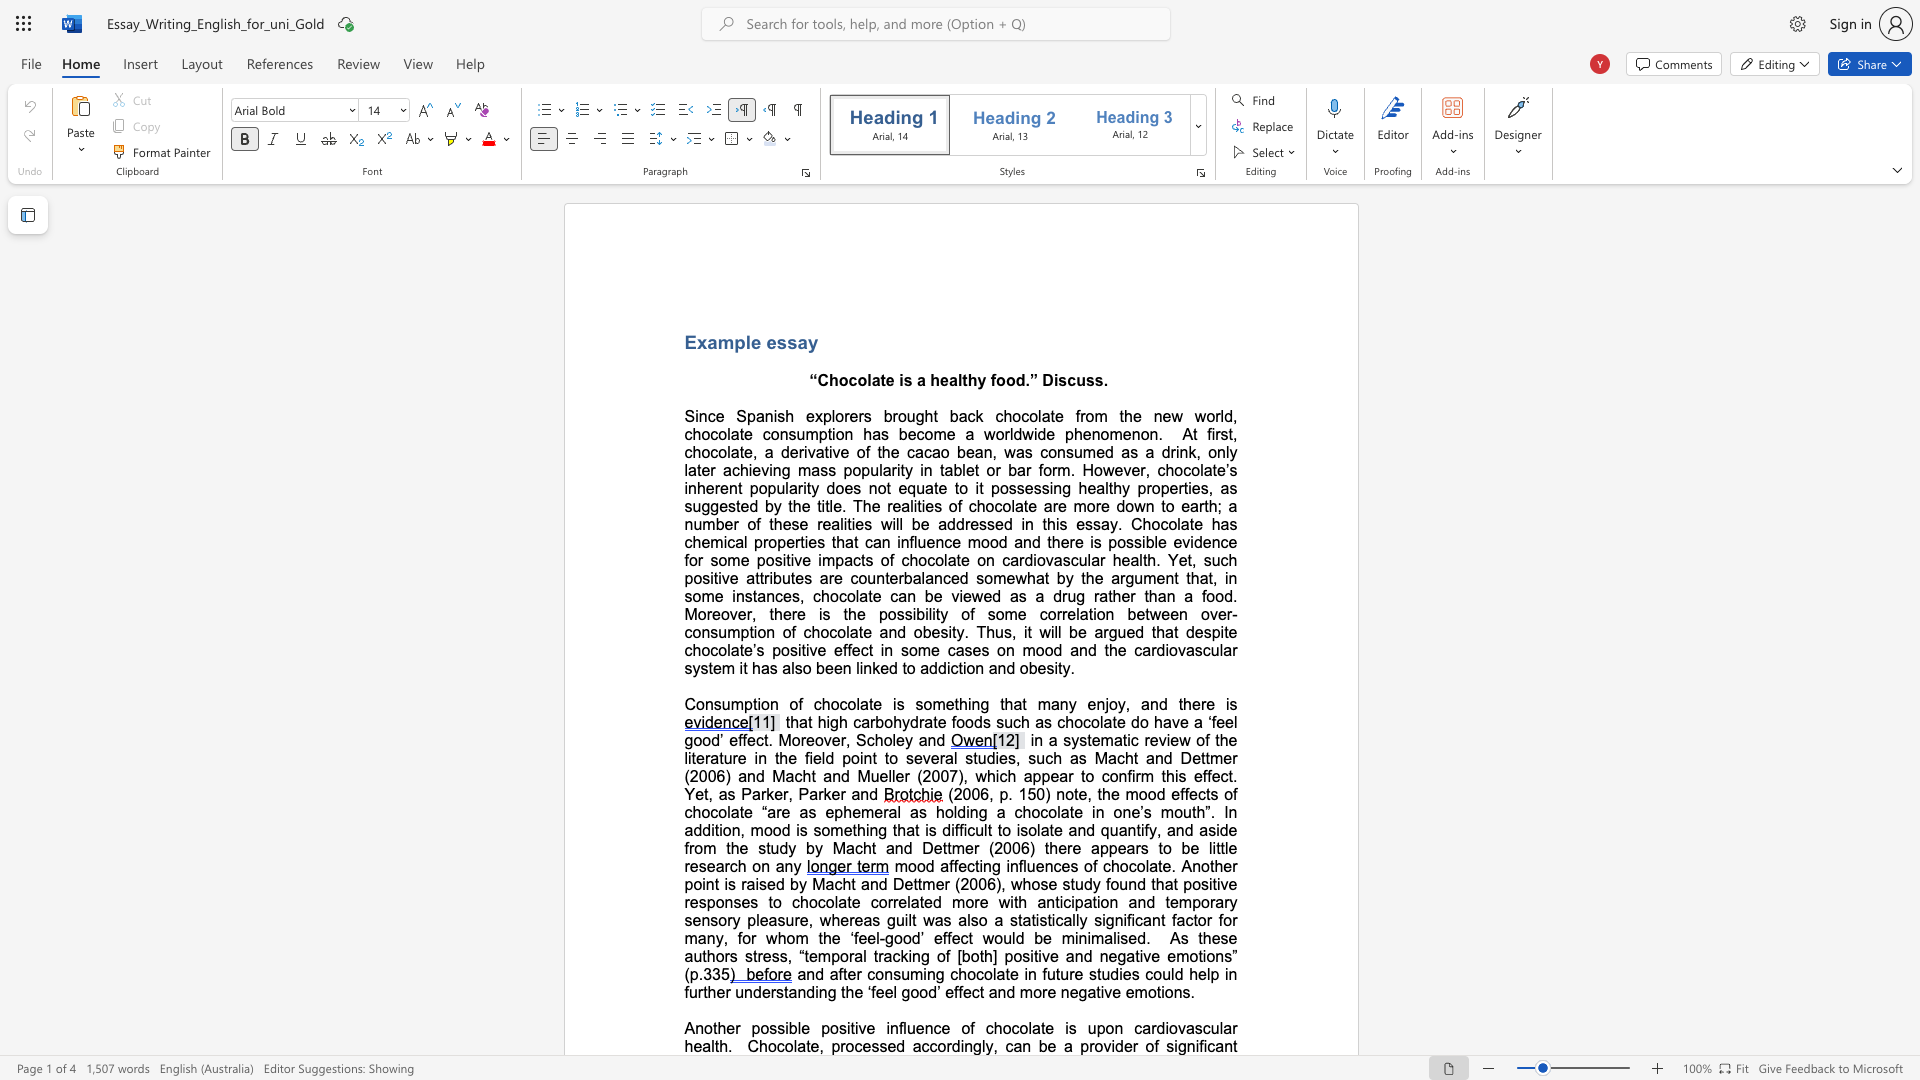 This screenshot has width=1920, height=1080. I want to click on the subset text "his effect. Yet, as Parker, Parker and" within the text "this effect. Yet, as Parker, Parker and", so click(1166, 775).